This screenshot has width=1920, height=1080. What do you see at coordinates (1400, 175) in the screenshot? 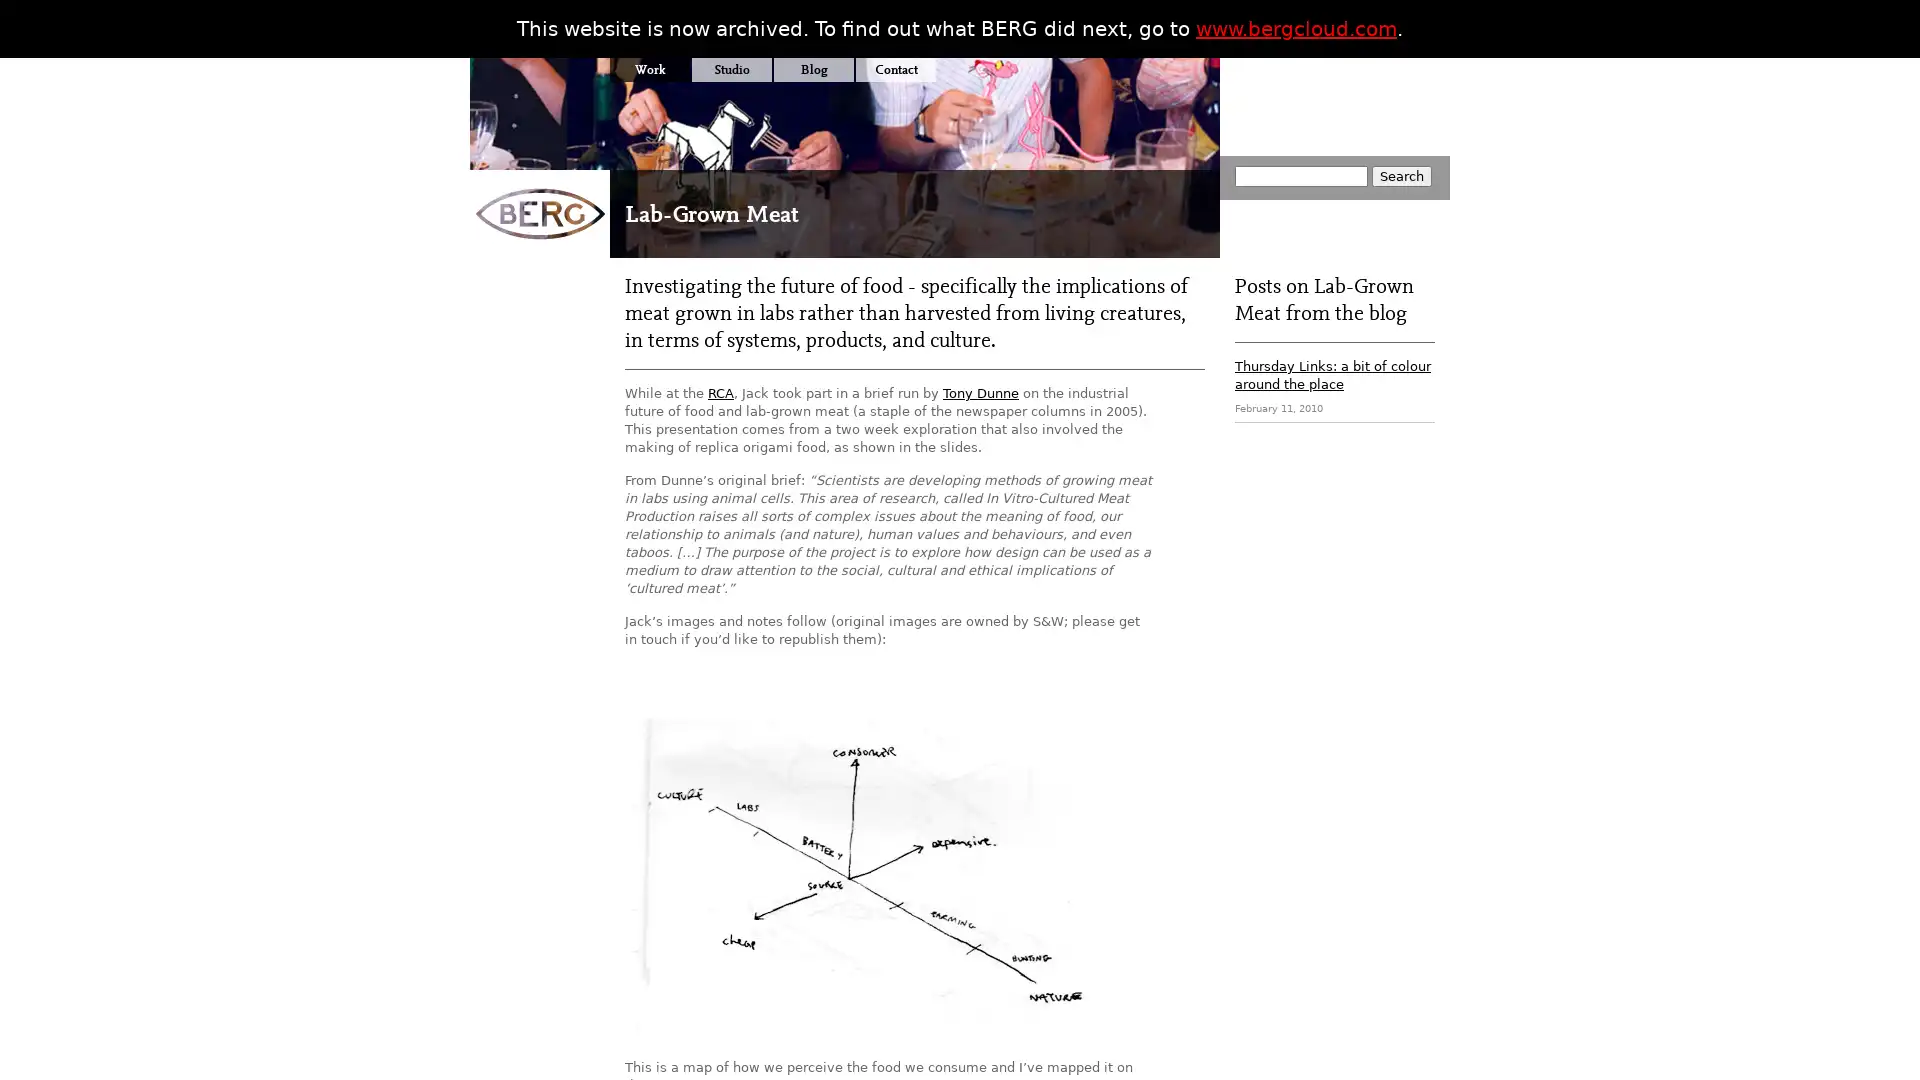
I see `Search` at bounding box center [1400, 175].